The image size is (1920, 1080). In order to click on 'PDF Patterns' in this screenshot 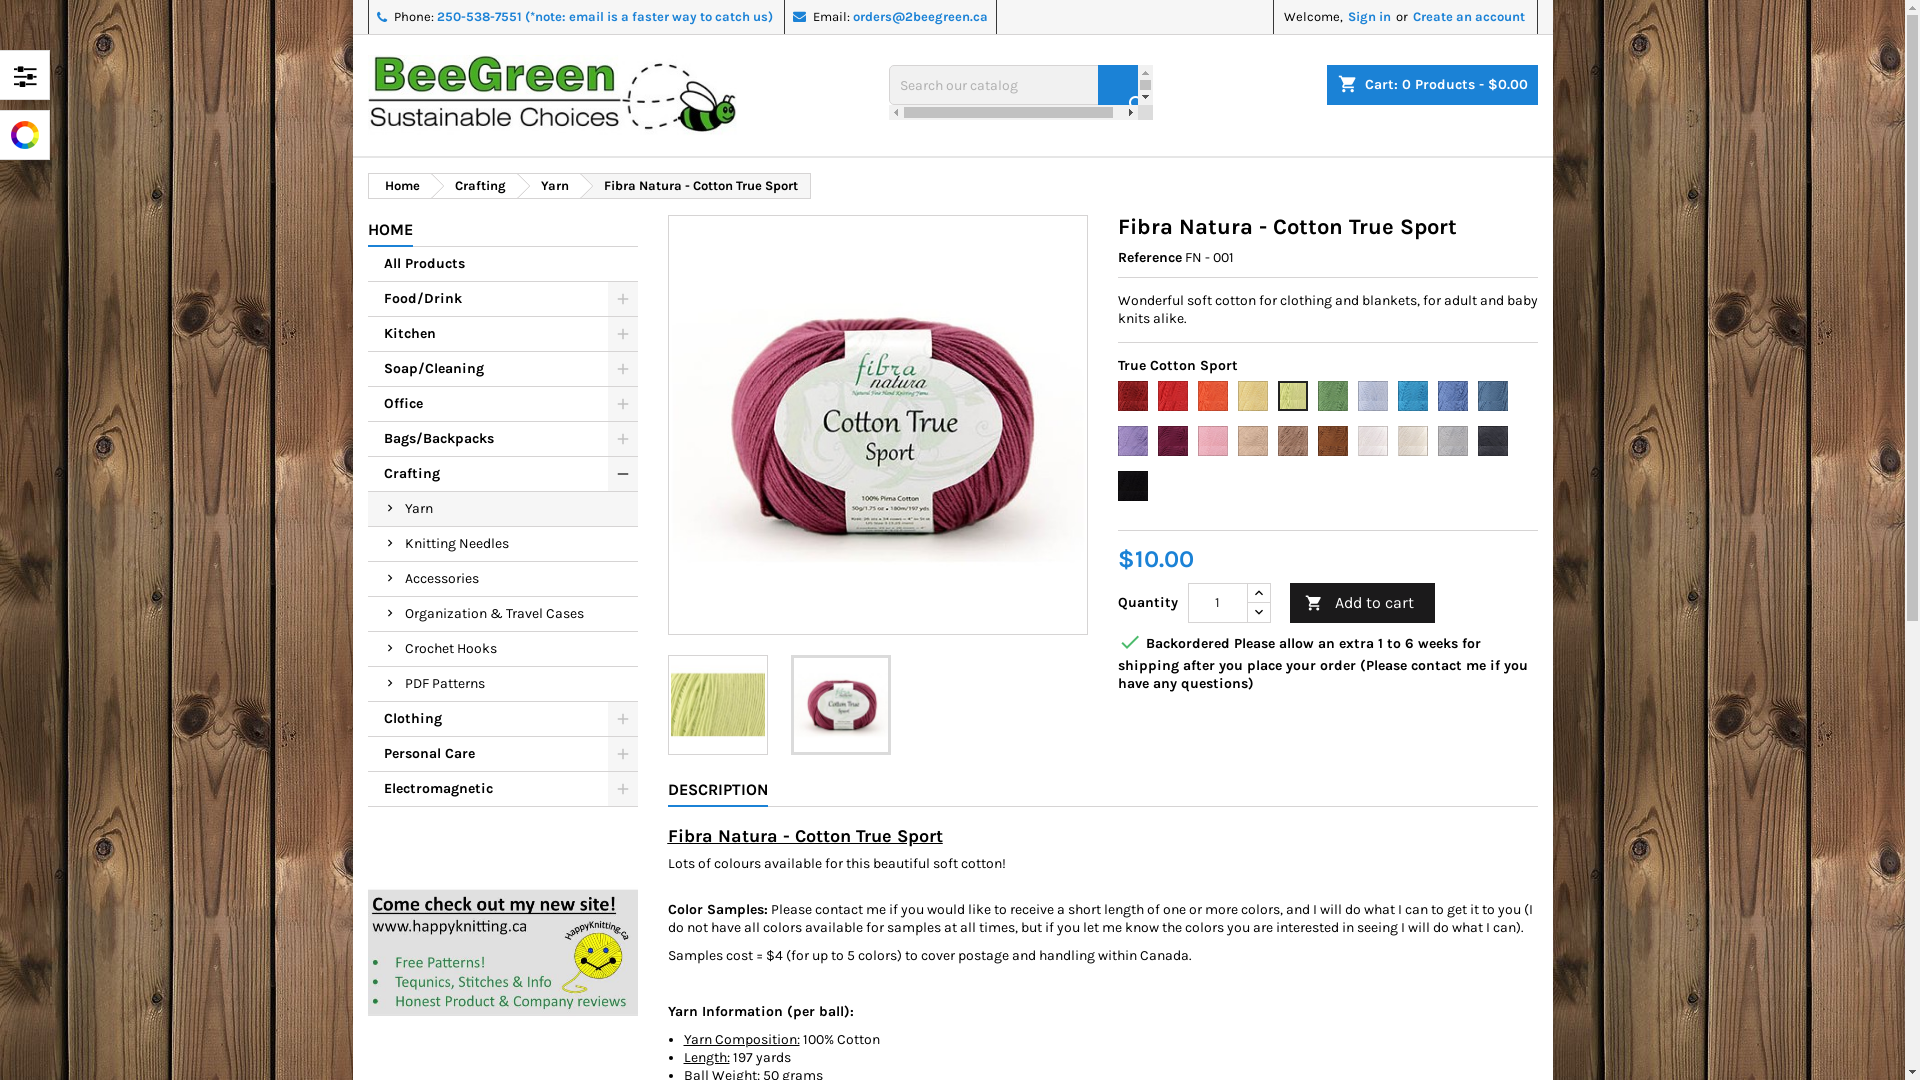, I will do `click(503, 683)`.